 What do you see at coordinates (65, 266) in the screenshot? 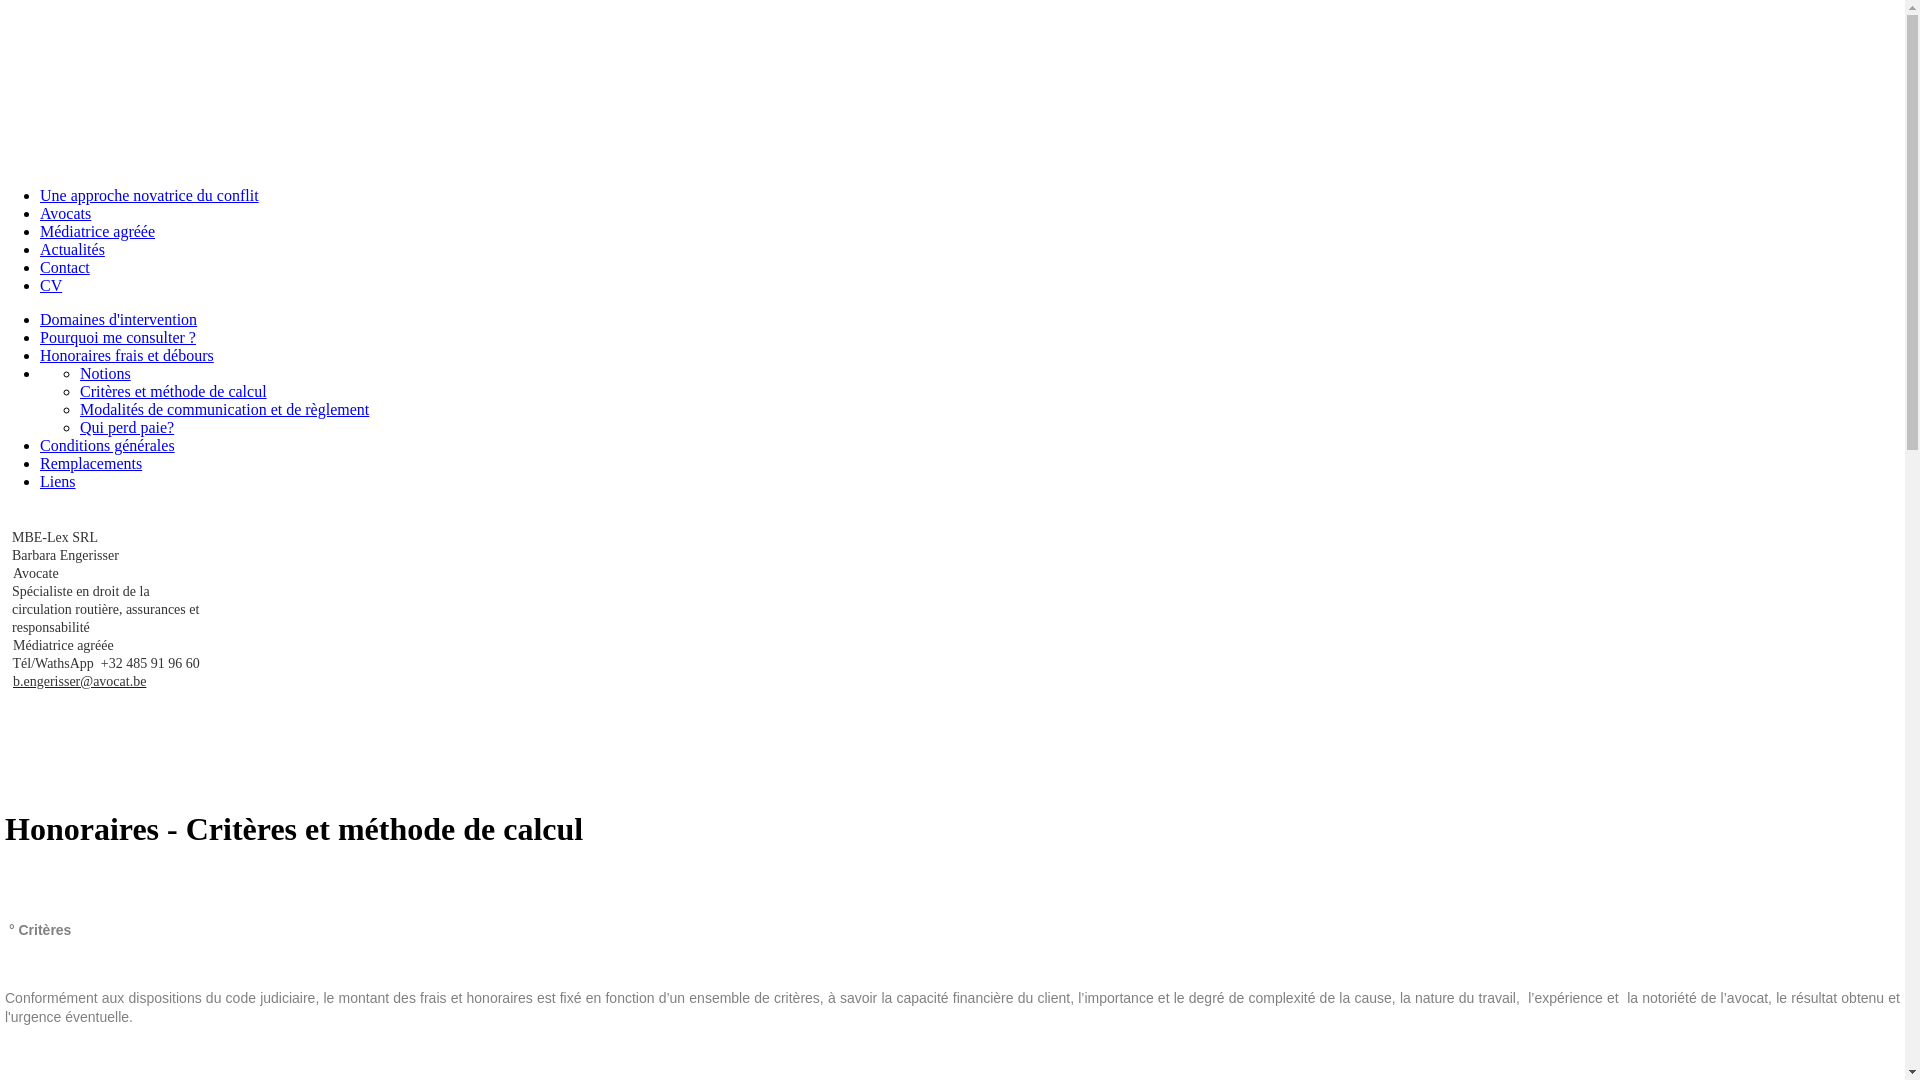
I see `'Contact'` at bounding box center [65, 266].